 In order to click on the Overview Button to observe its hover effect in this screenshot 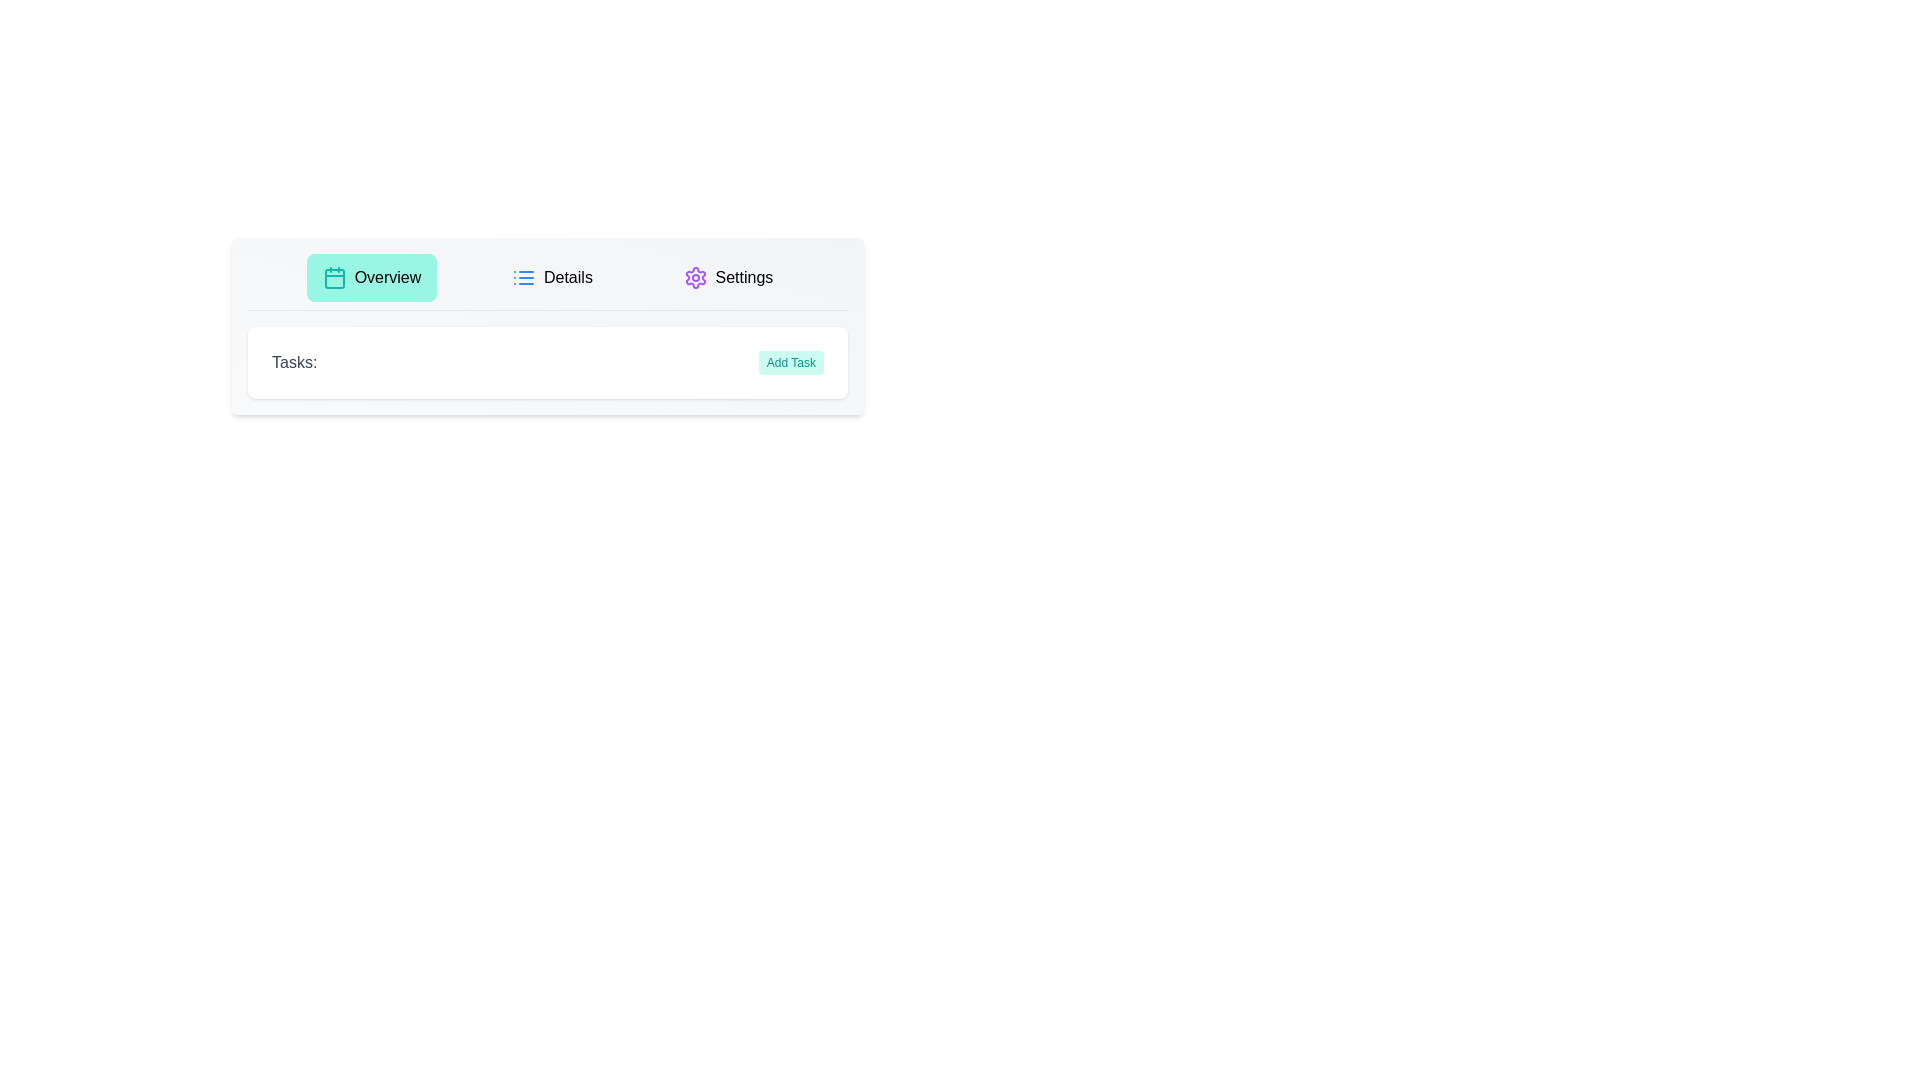, I will do `click(371, 277)`.